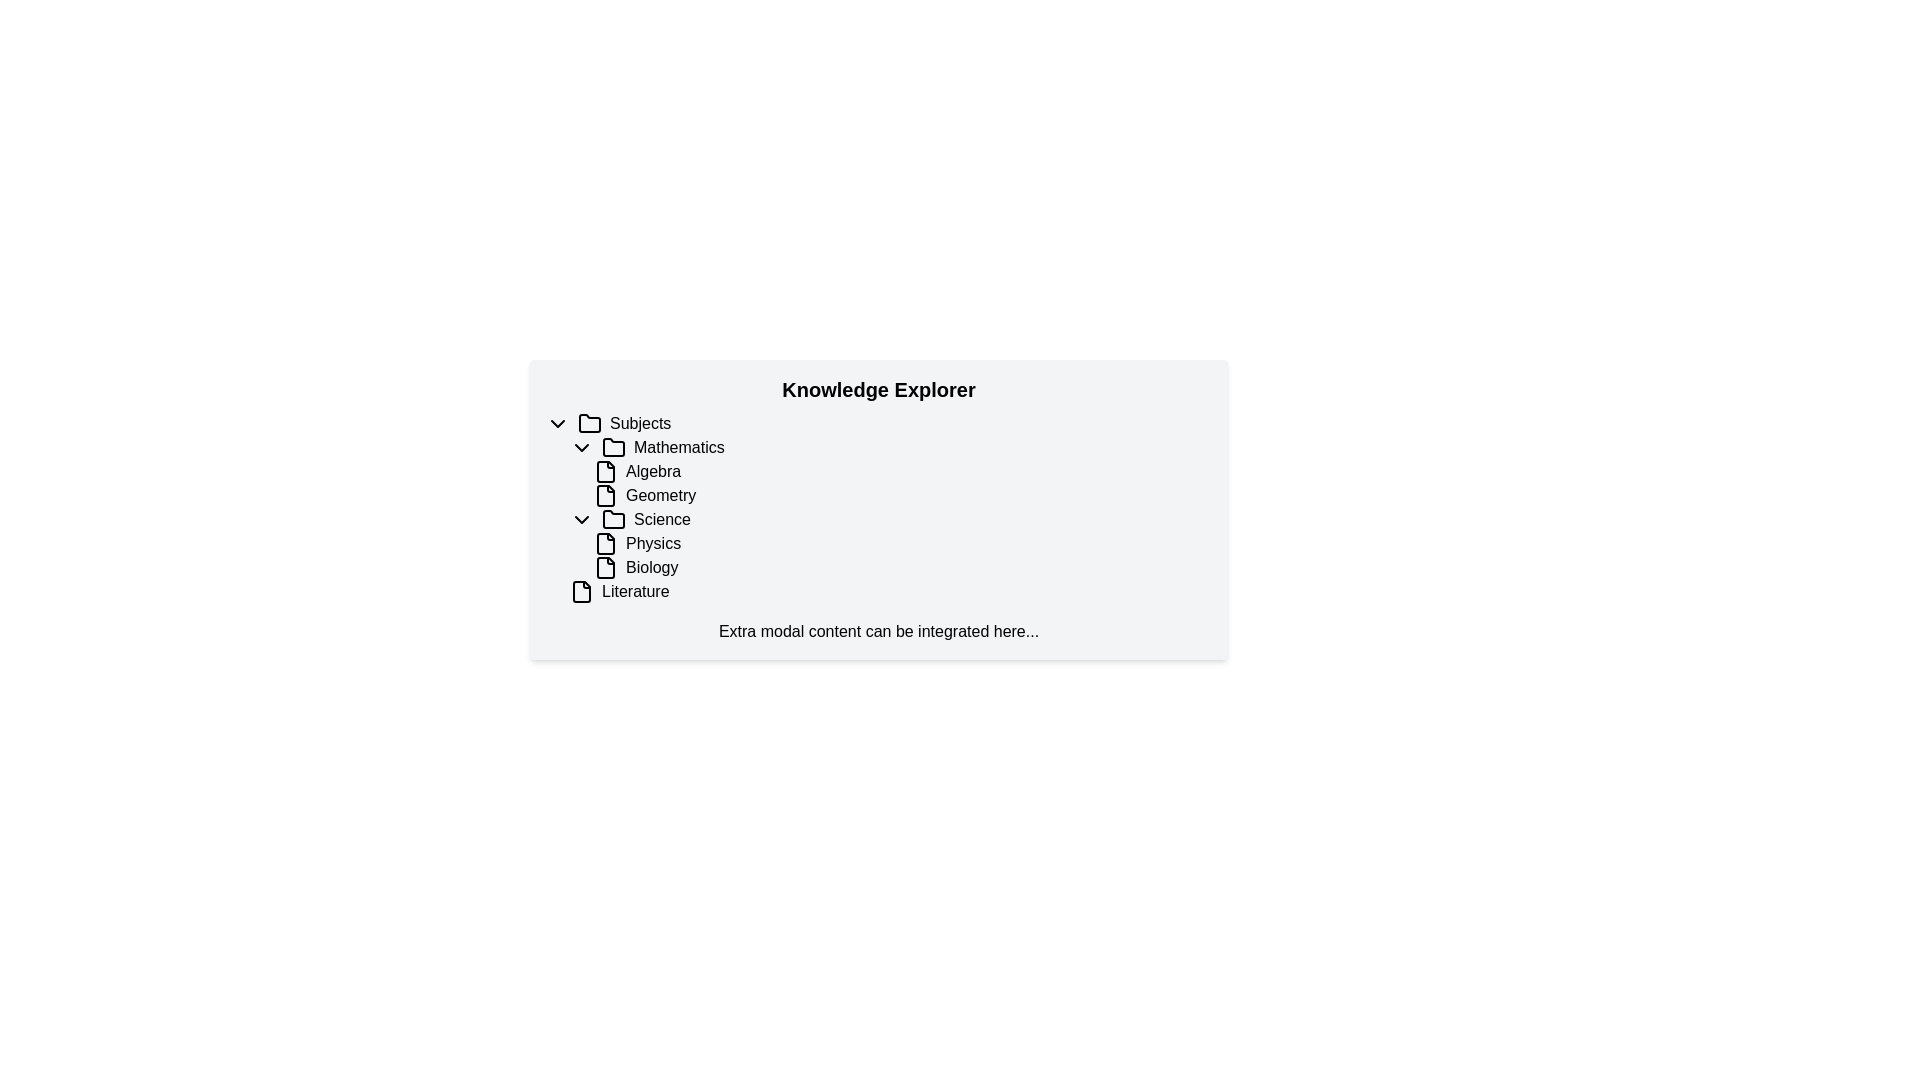 The width and height of the screenshot is (1920, 1080). I want to click on the bold text label reading 'Algebra' located within the 'Mathematics' section of the navigation pane, so click(653, 471).